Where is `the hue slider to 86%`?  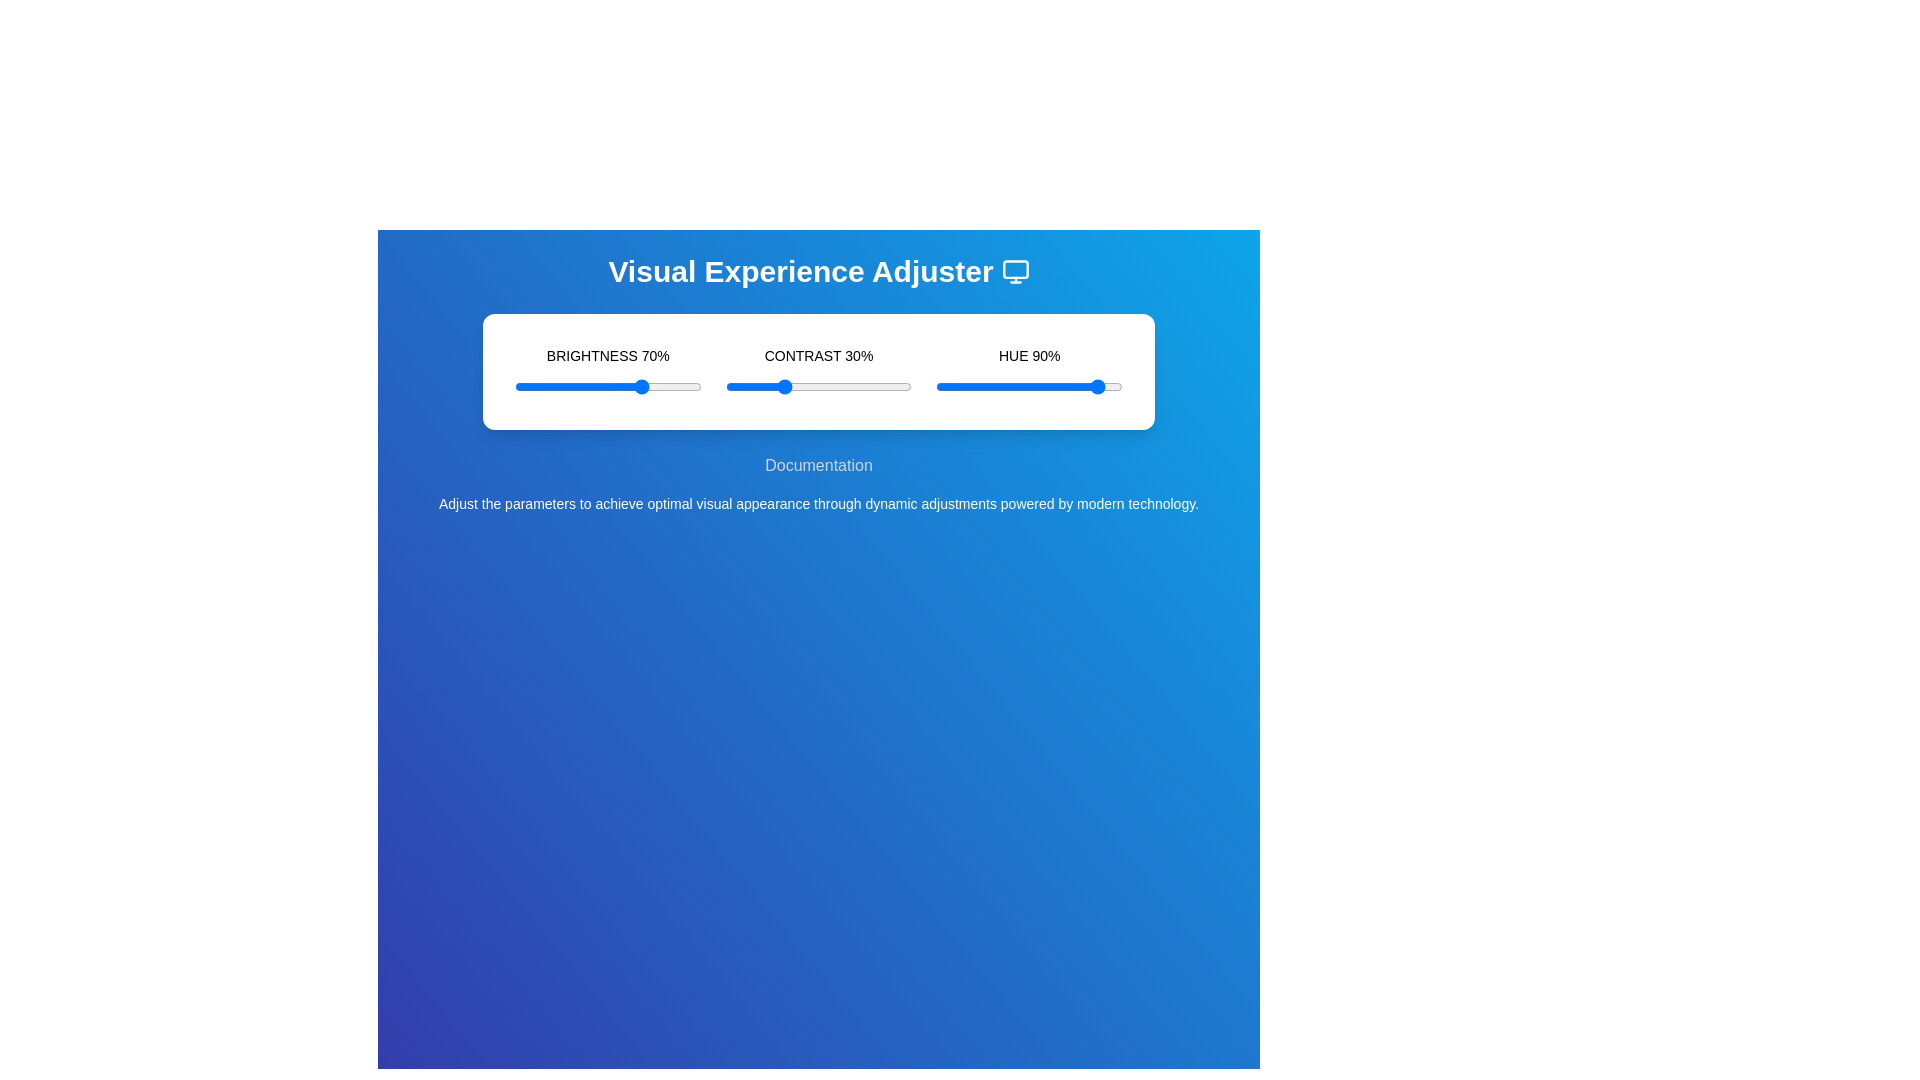 the hue slider to 86% is located at coordinates (1095, 386).